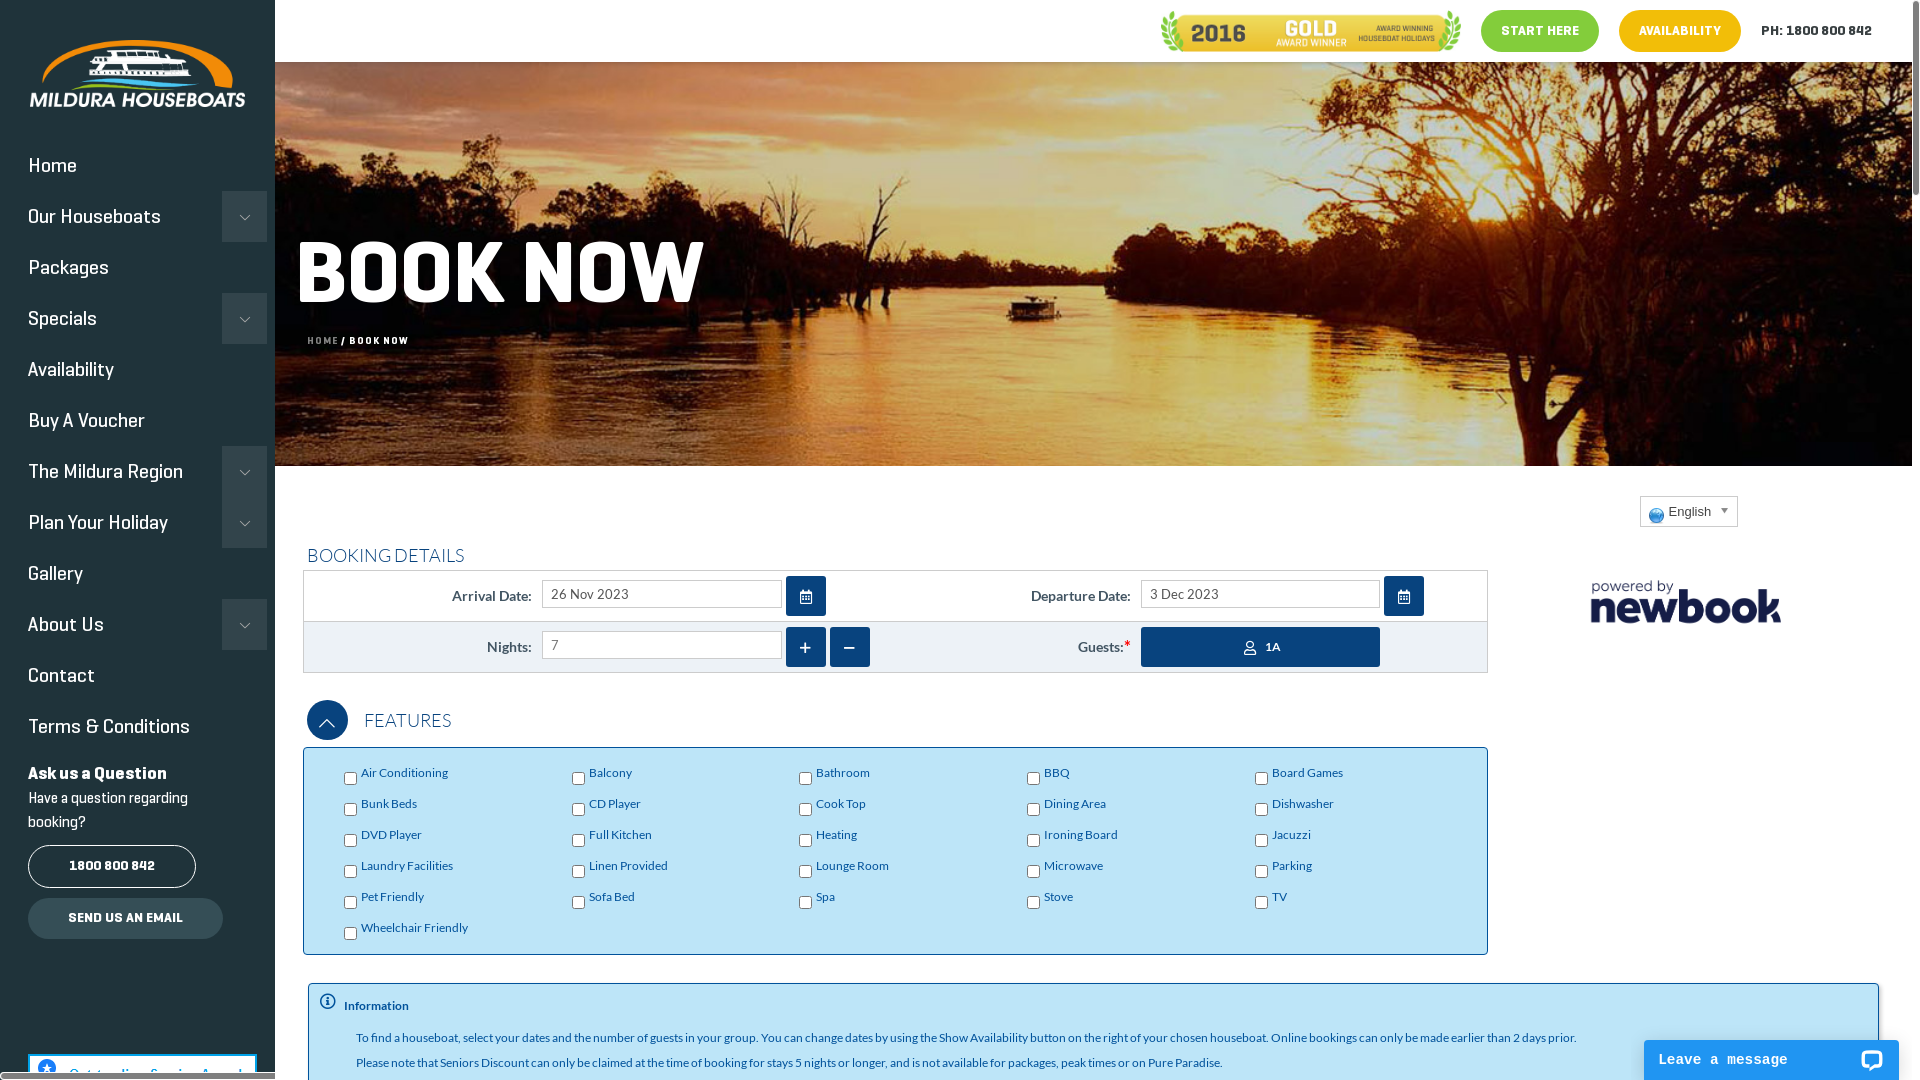  What do you see at coordinates (132, 623) in the screenshot?
I see `'About Us'` at bounding box center [132, 623].